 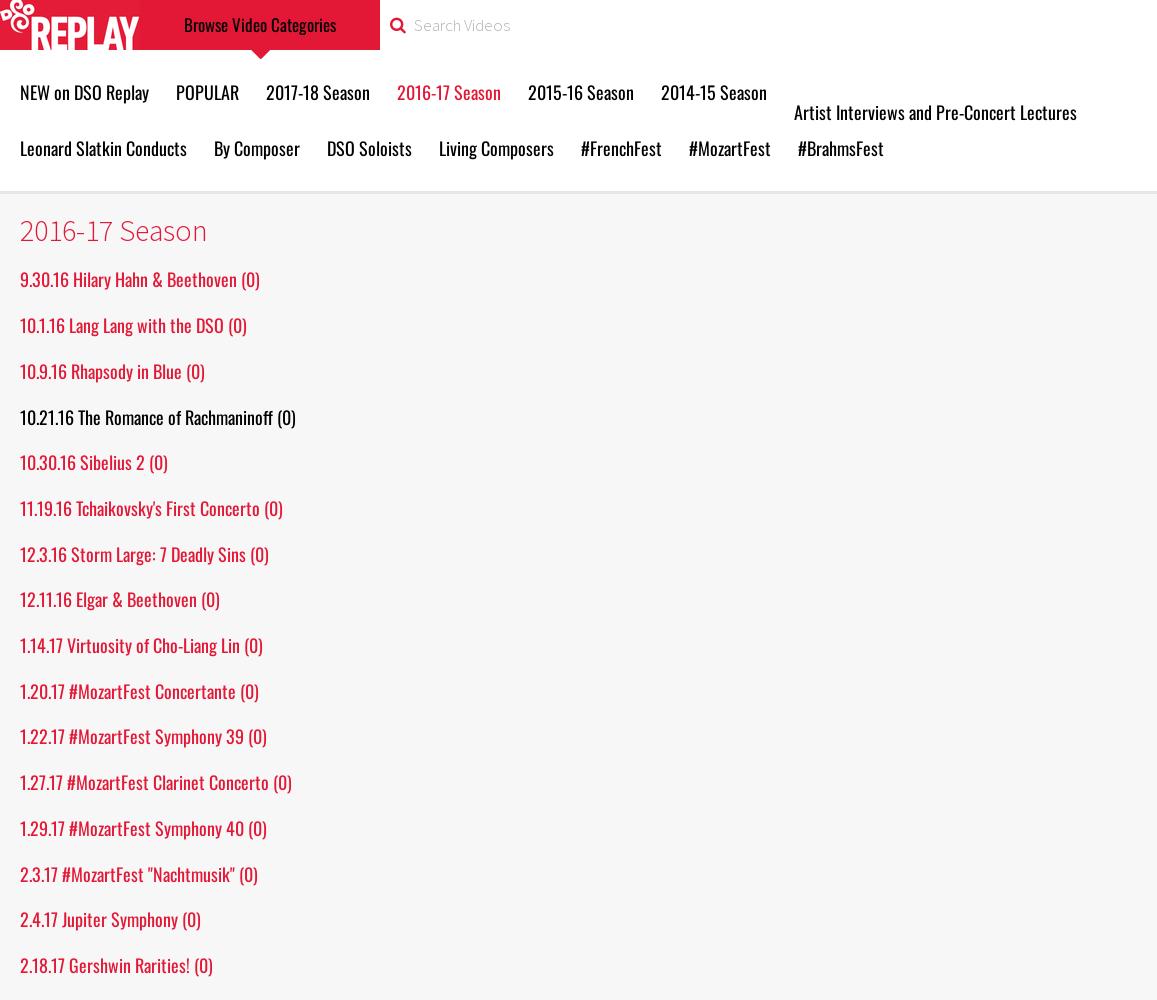 I want to click on '9.30.16 Hilary Hahn & Beethoven (0)', so click(x=138, y=279).